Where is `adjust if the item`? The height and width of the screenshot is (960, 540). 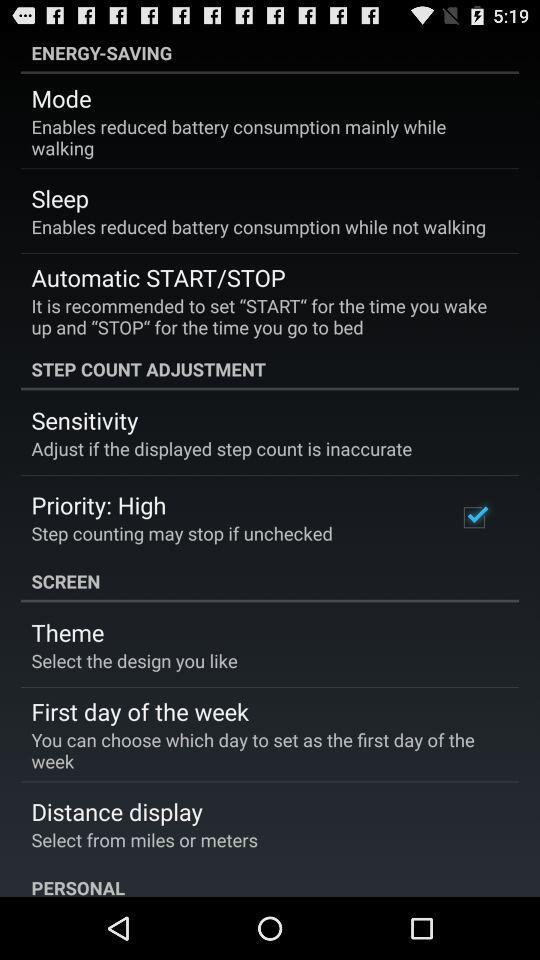
adjust if the item is located at coordinates (220, 448).